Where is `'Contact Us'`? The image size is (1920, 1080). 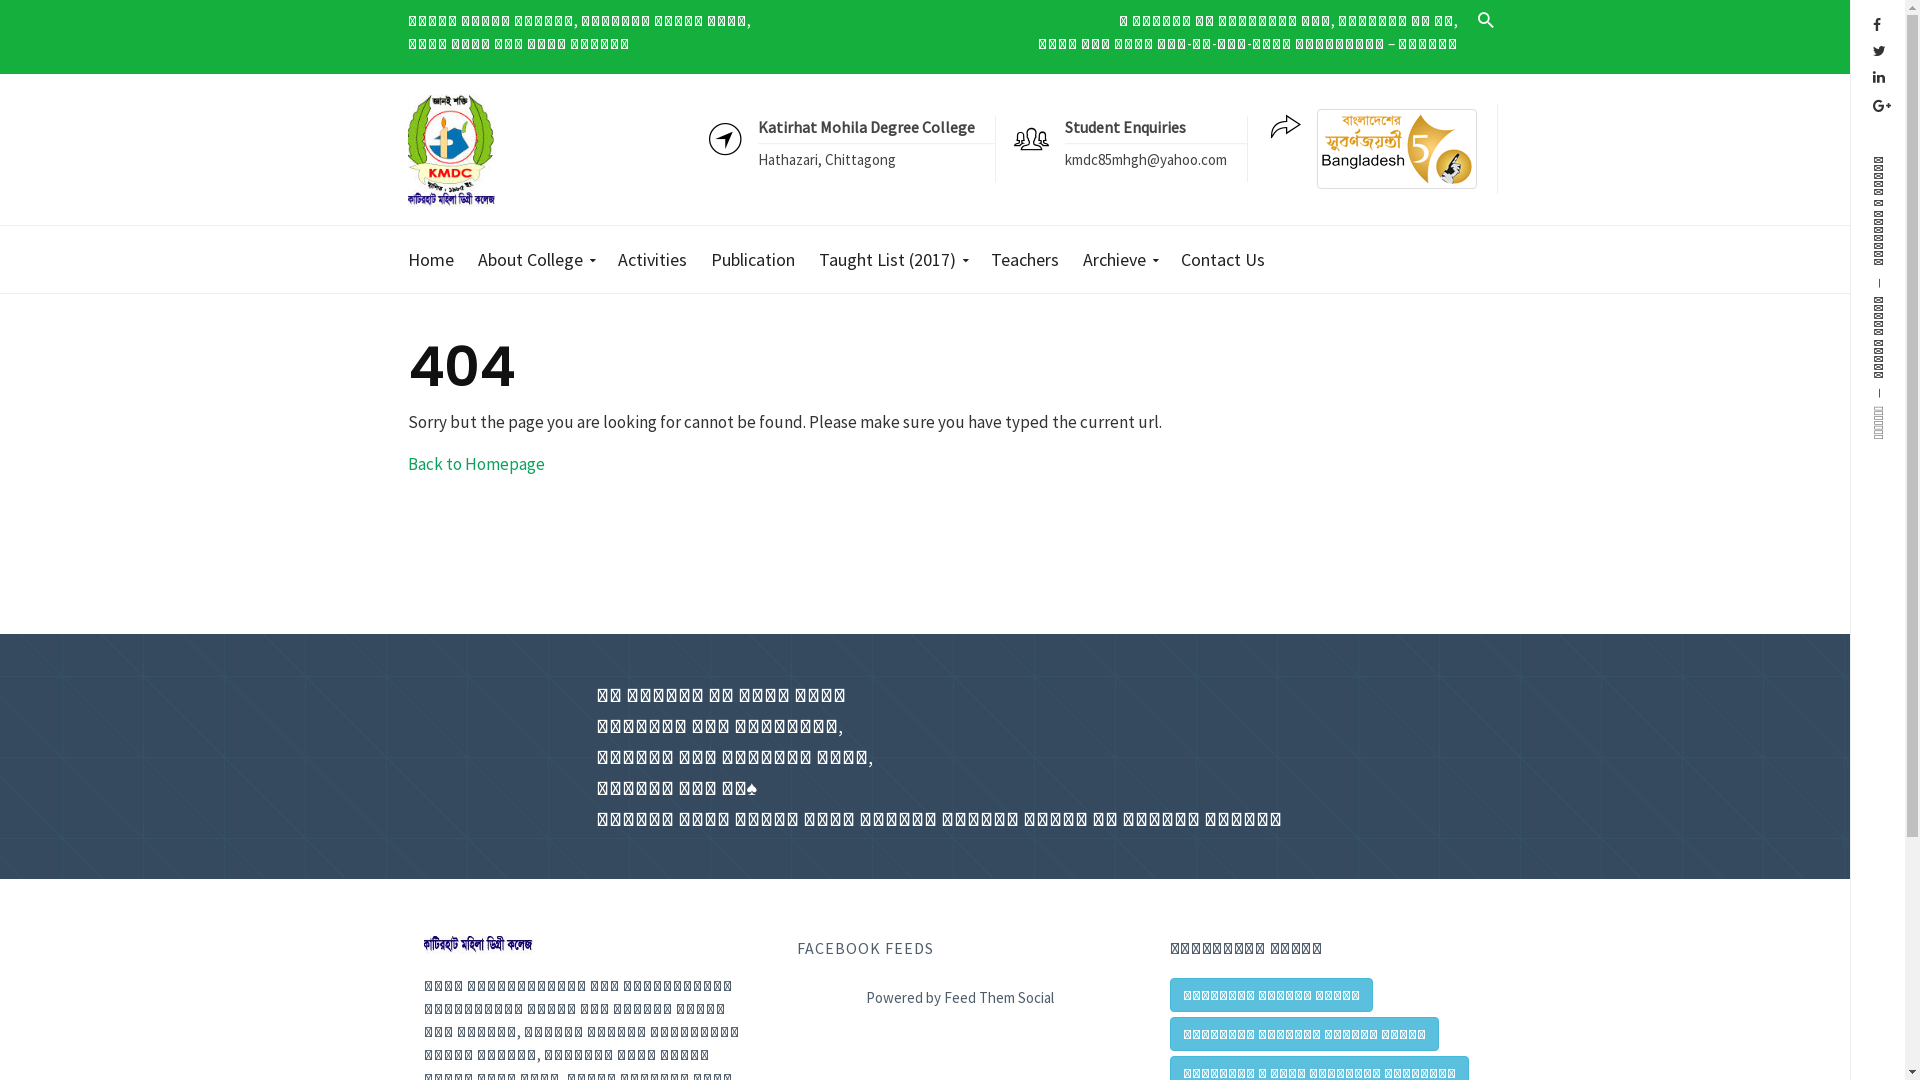 'Contact Us' is located at coordinates (1222, 258).